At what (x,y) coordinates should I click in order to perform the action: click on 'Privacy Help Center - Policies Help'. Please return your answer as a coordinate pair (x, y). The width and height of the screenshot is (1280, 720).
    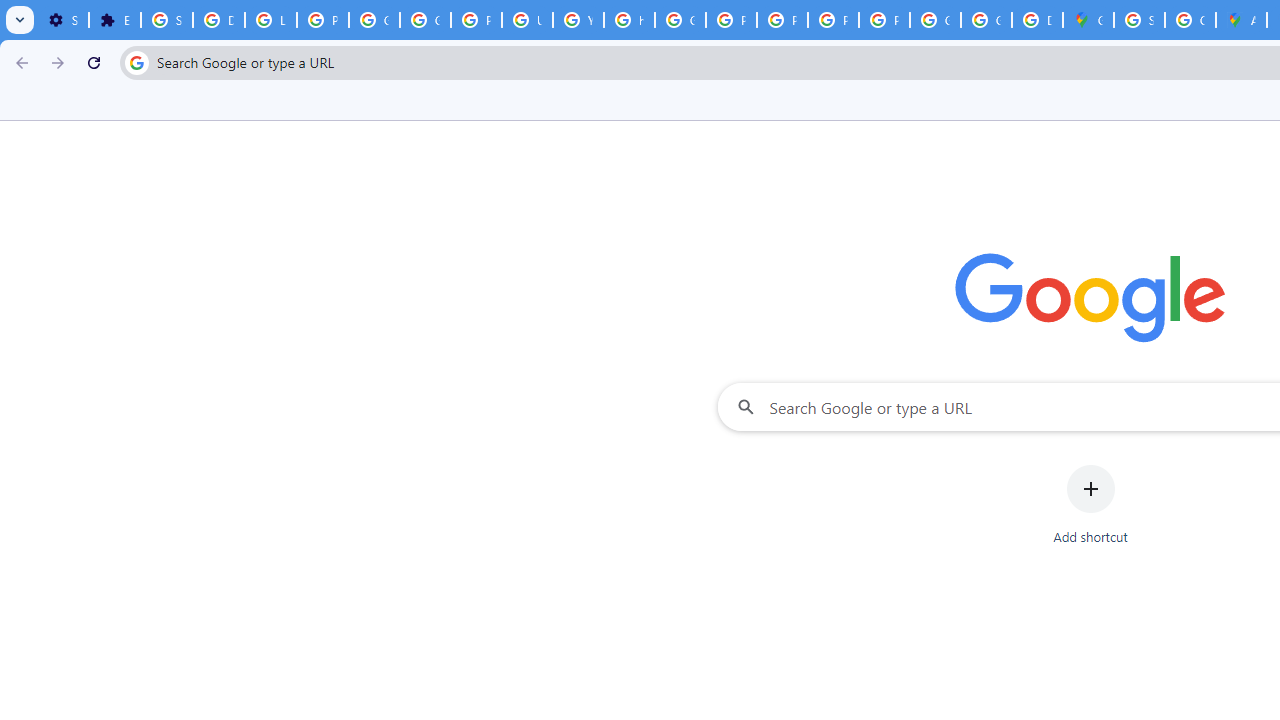
    Looking at the image, I should click on (730, 20).